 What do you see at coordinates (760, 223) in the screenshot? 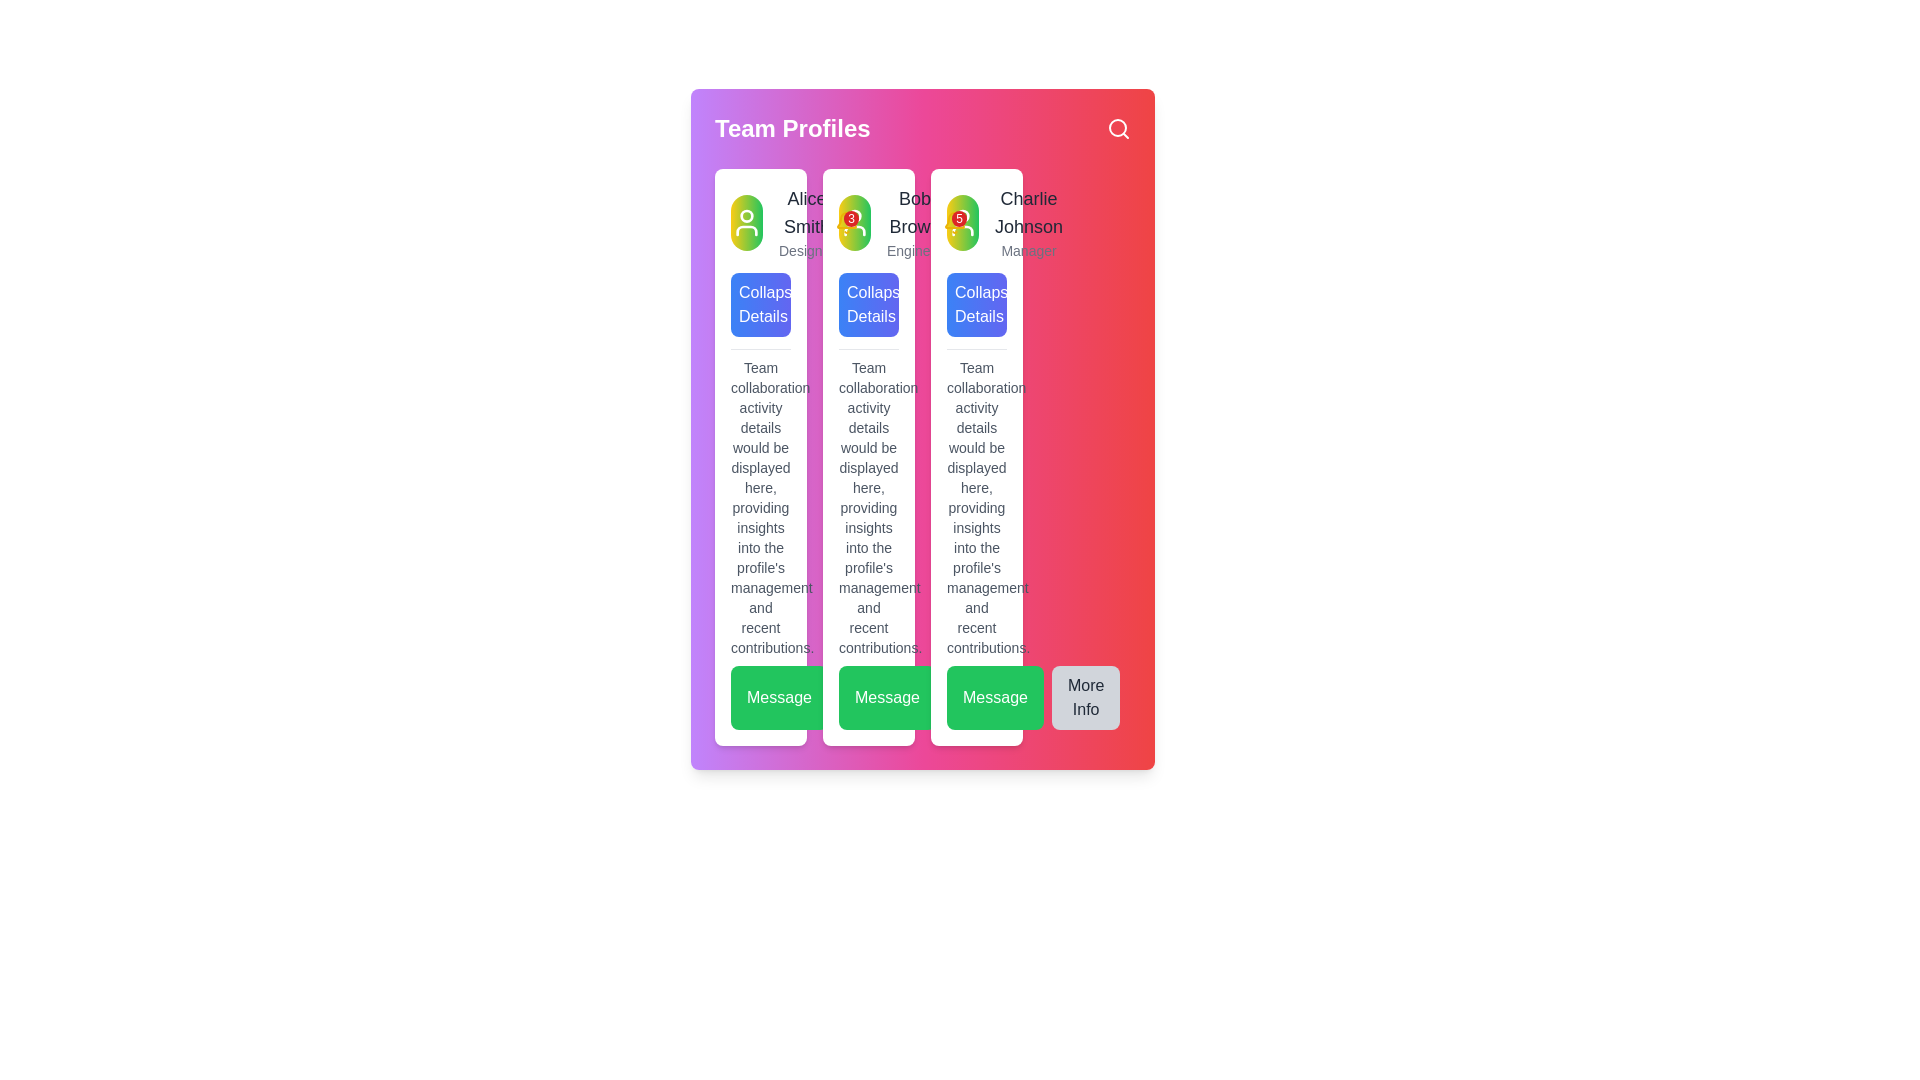
I see `the circular user avatar icon representing 'Alice Smith Designer 3', which features a gradient yellow to green color with a white outline of a person` at bounding box center [760, 223].